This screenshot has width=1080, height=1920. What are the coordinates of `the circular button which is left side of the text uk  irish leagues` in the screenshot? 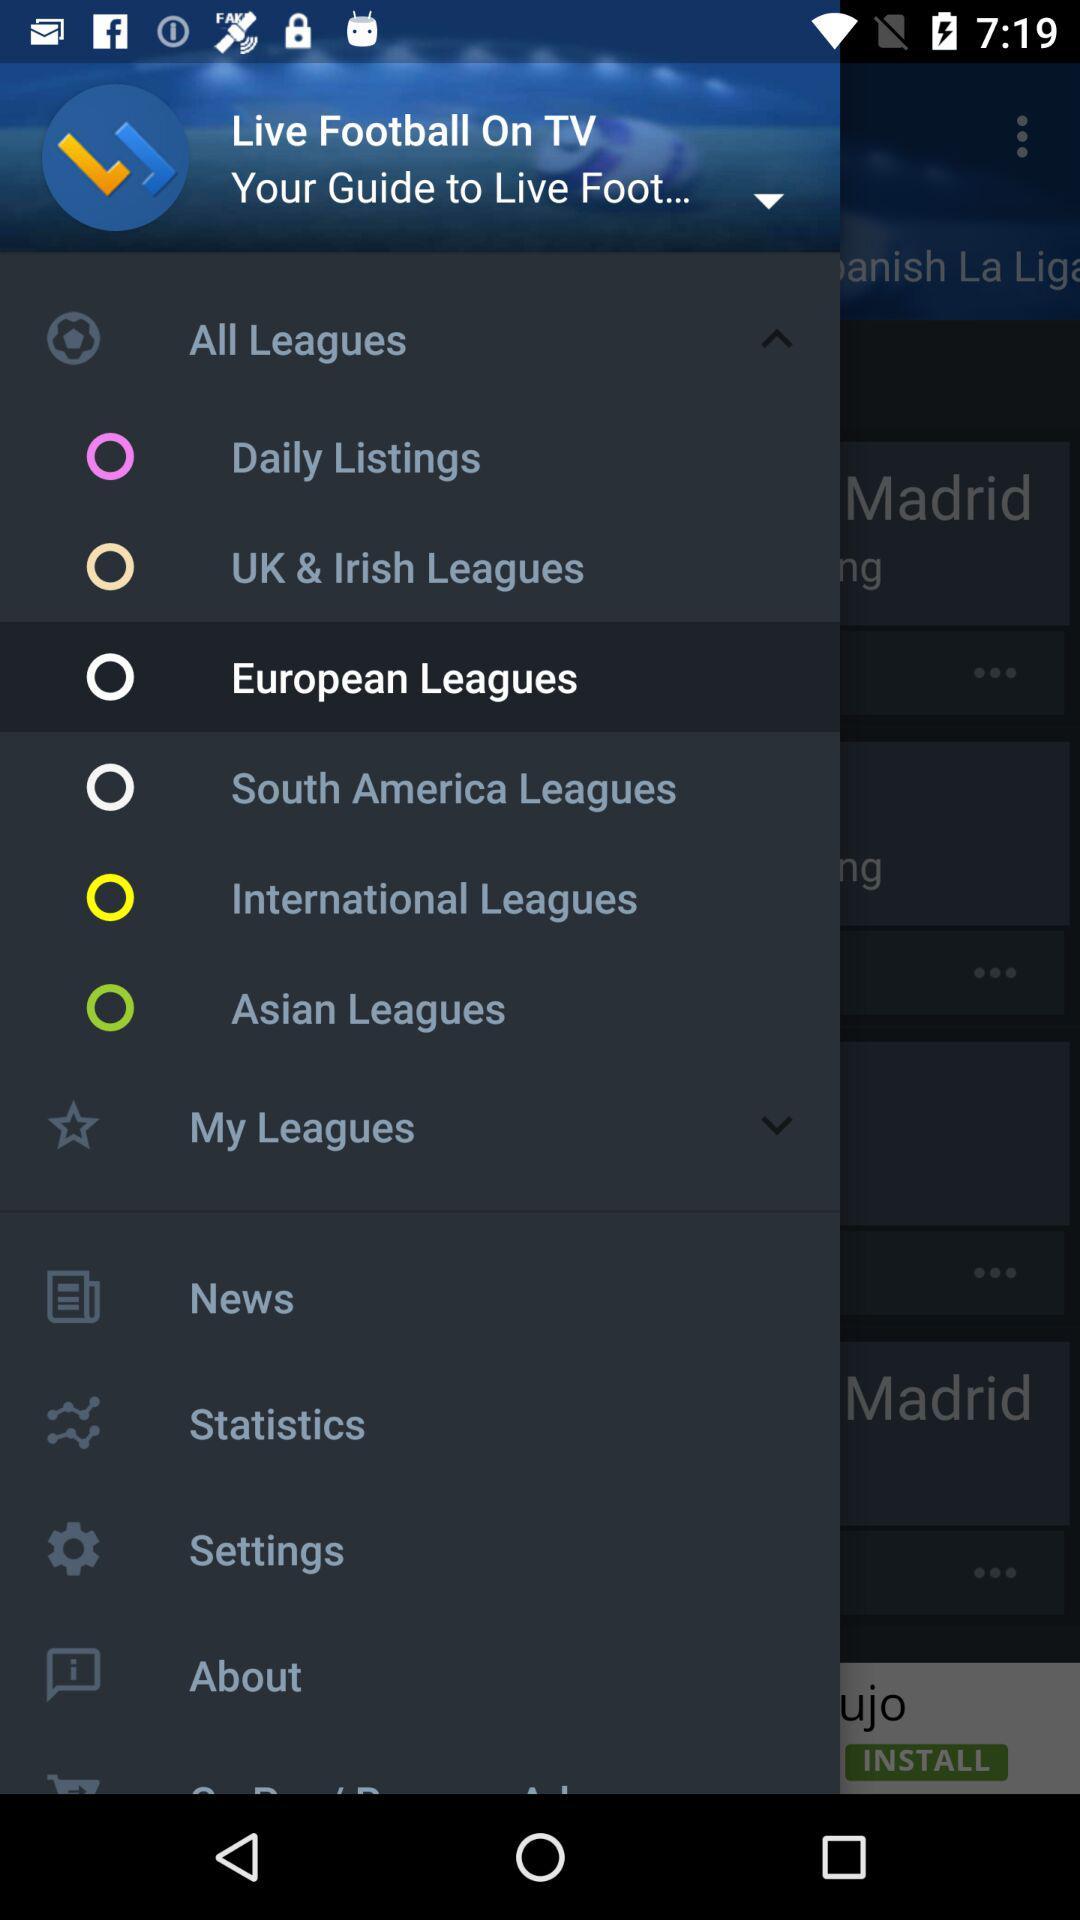 It's located at (156, 565).